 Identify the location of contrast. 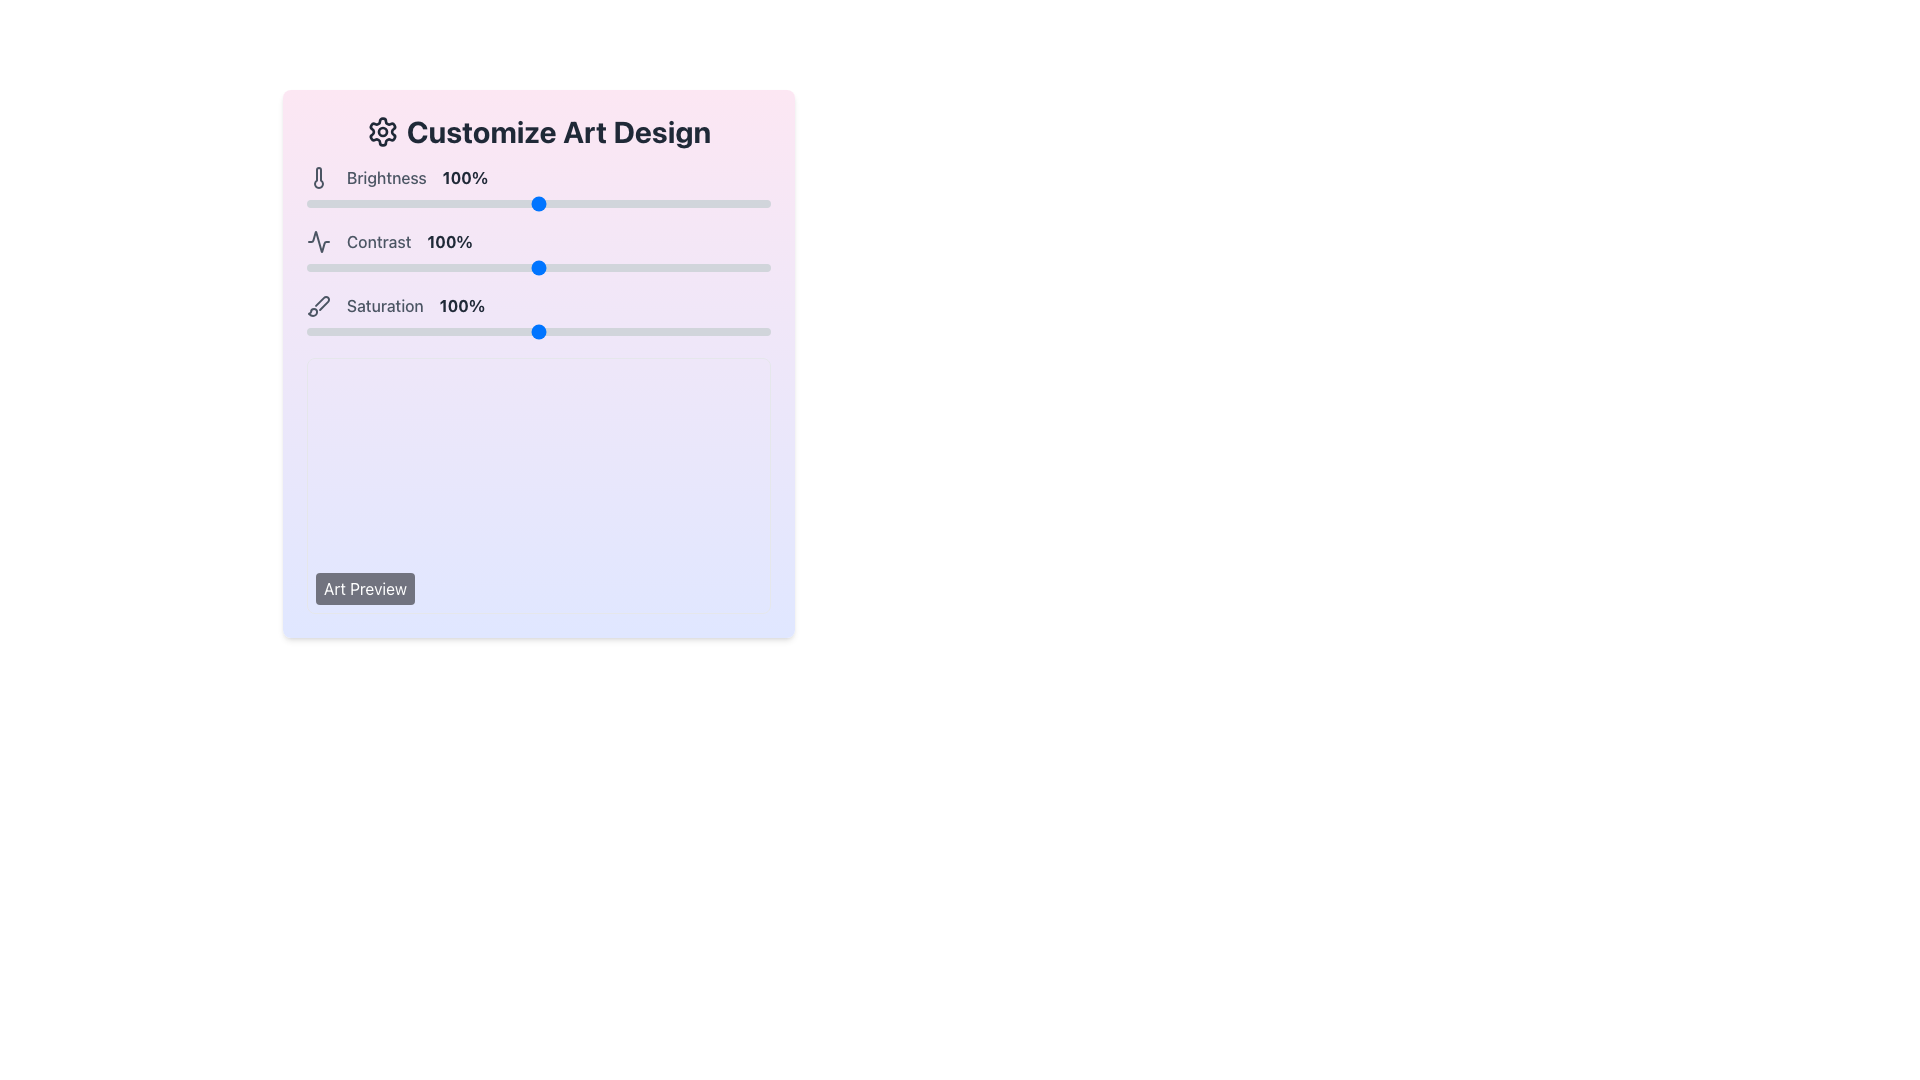
(473, 266).